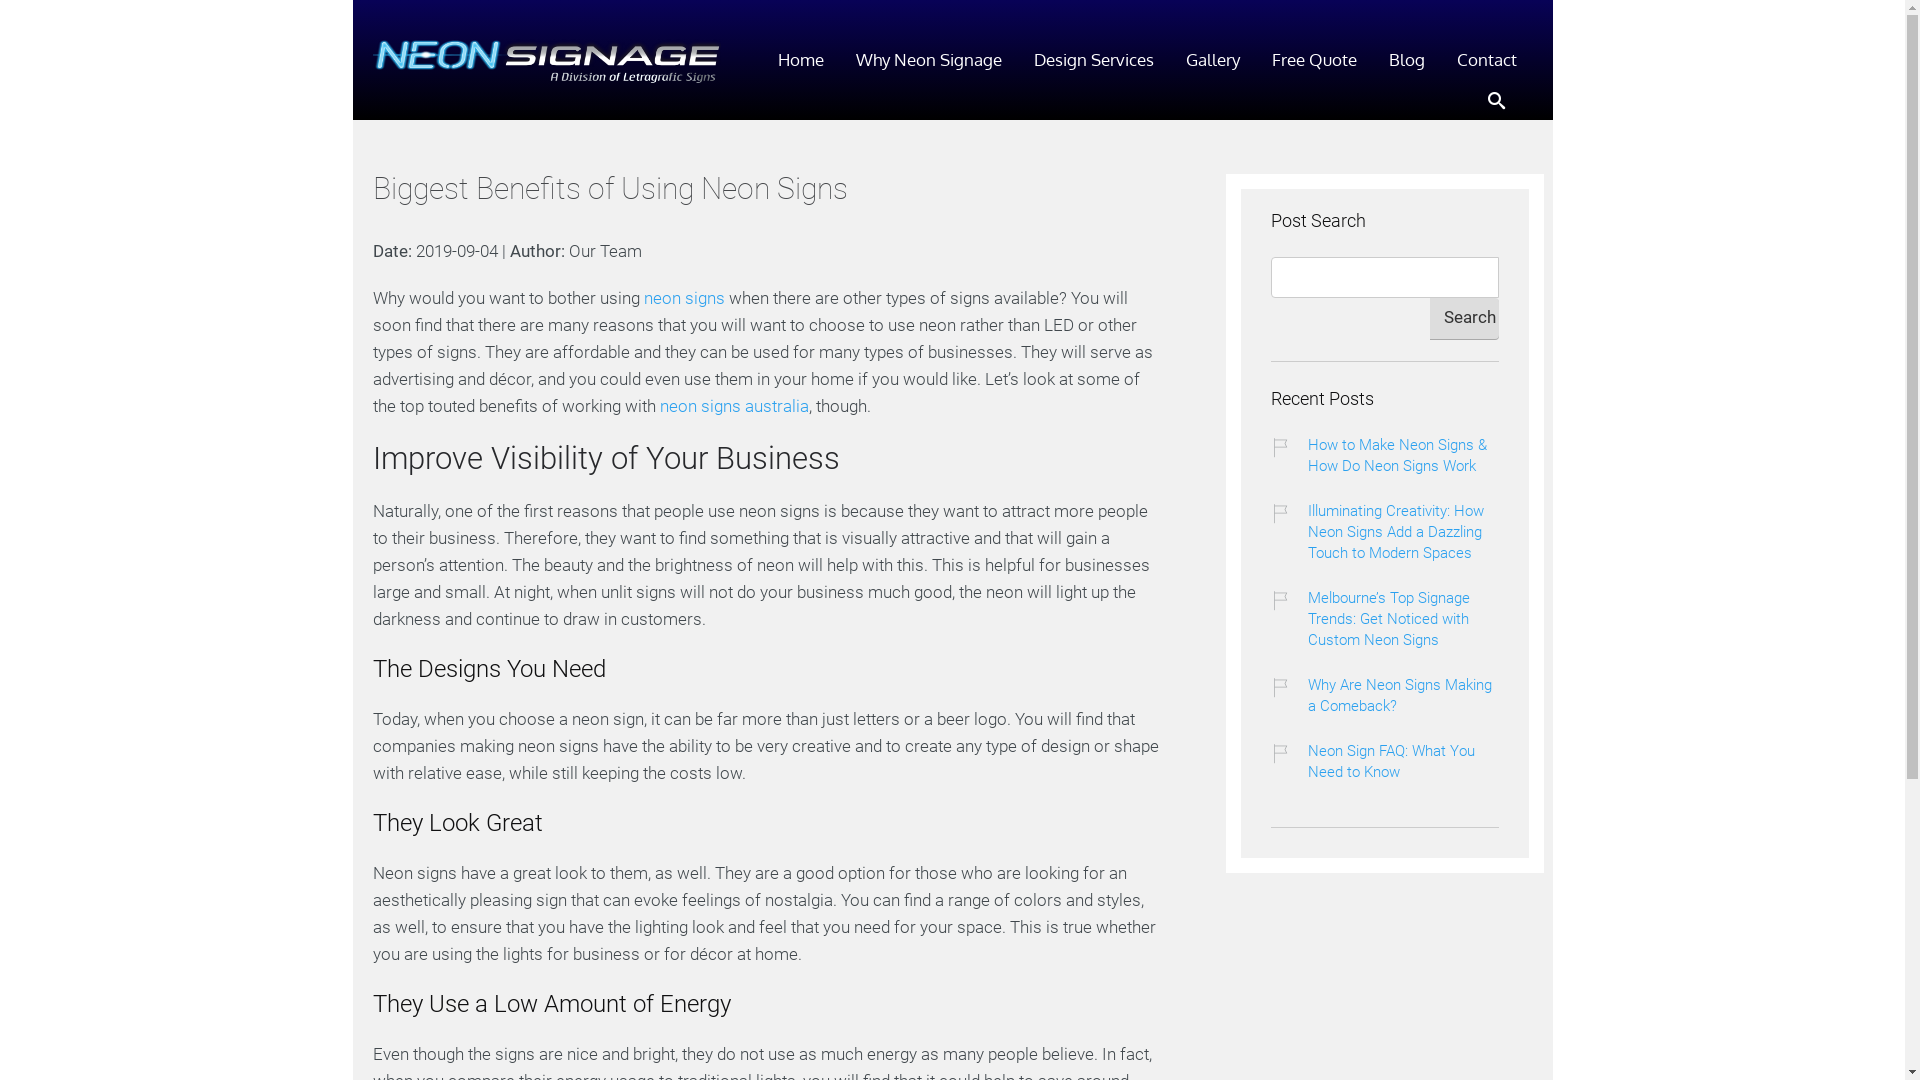 The height and width of the screenshot is (1080, 1920). What do you see at coordinates (684, 297) in the screenshot?
I see `'neon signs'` at bounding box center [684, 297].